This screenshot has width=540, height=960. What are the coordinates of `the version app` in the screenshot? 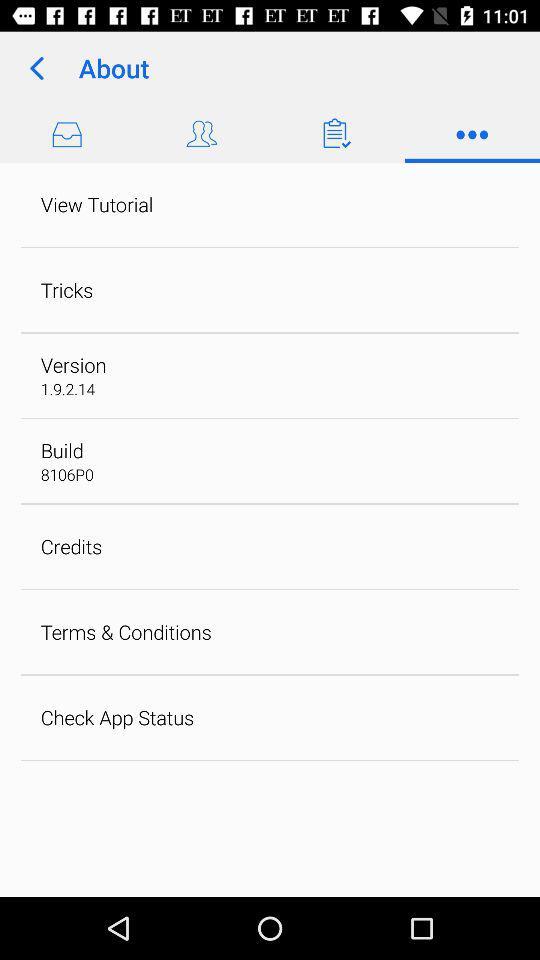 It's located at (72, 364).